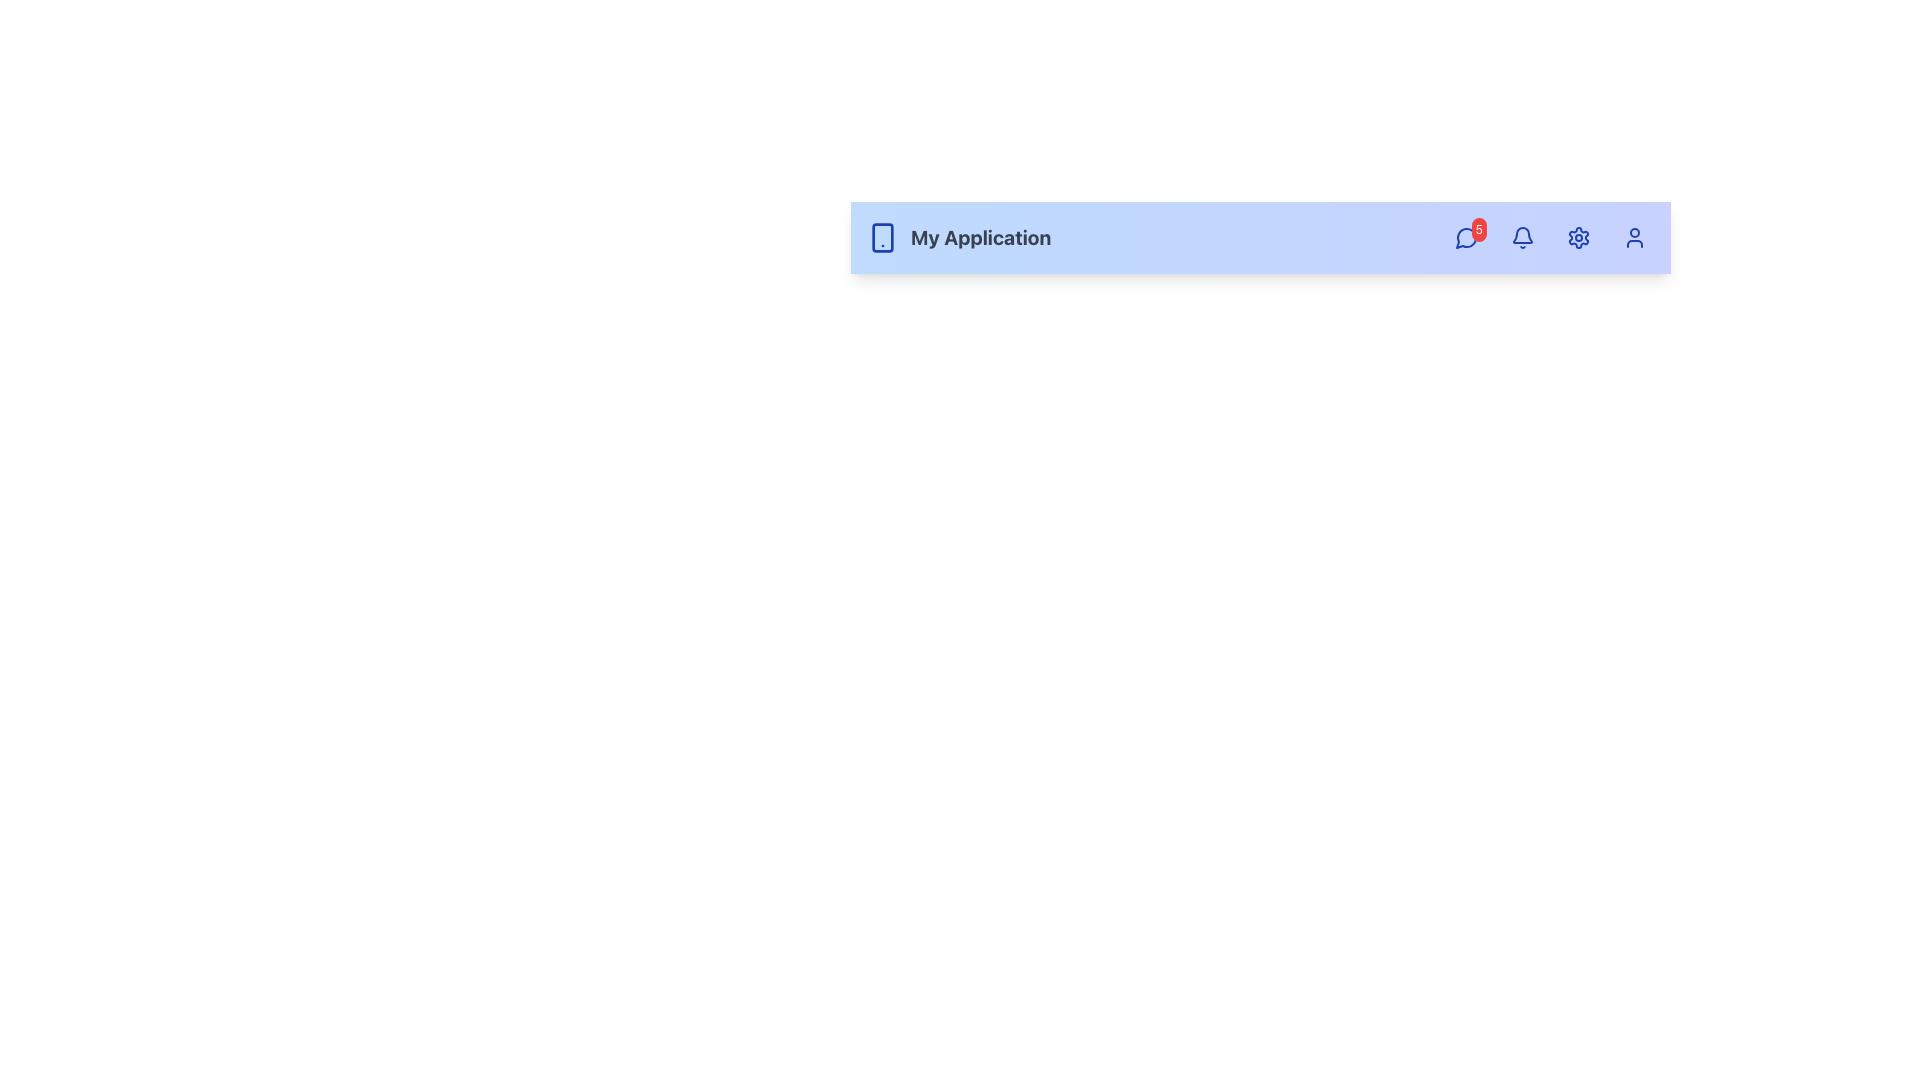  Describe the element at coordinates (1635, 237) in the screenshot. I see `the minimalist blue user icon located at the right-hand side of the top navigation bar` at that location.